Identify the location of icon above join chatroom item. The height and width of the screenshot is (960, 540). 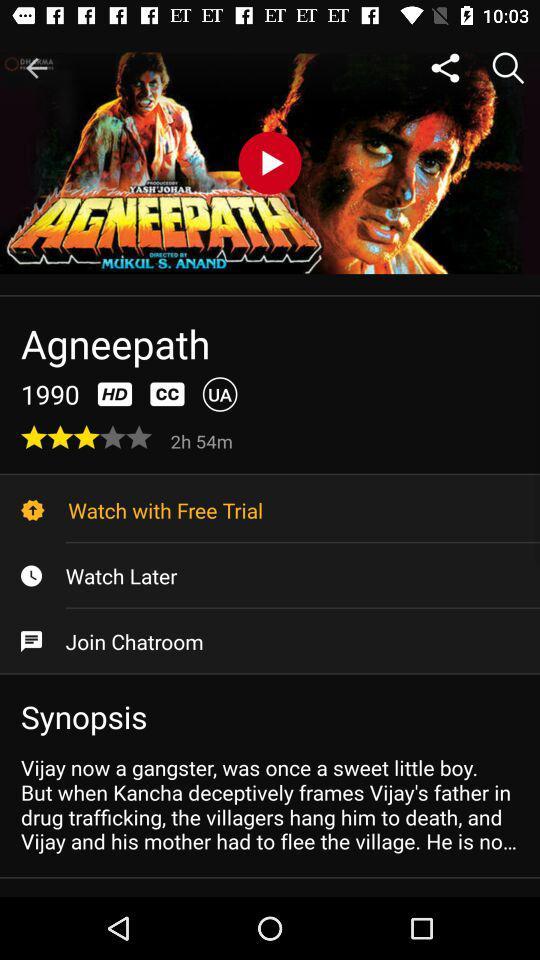
(270, 576).